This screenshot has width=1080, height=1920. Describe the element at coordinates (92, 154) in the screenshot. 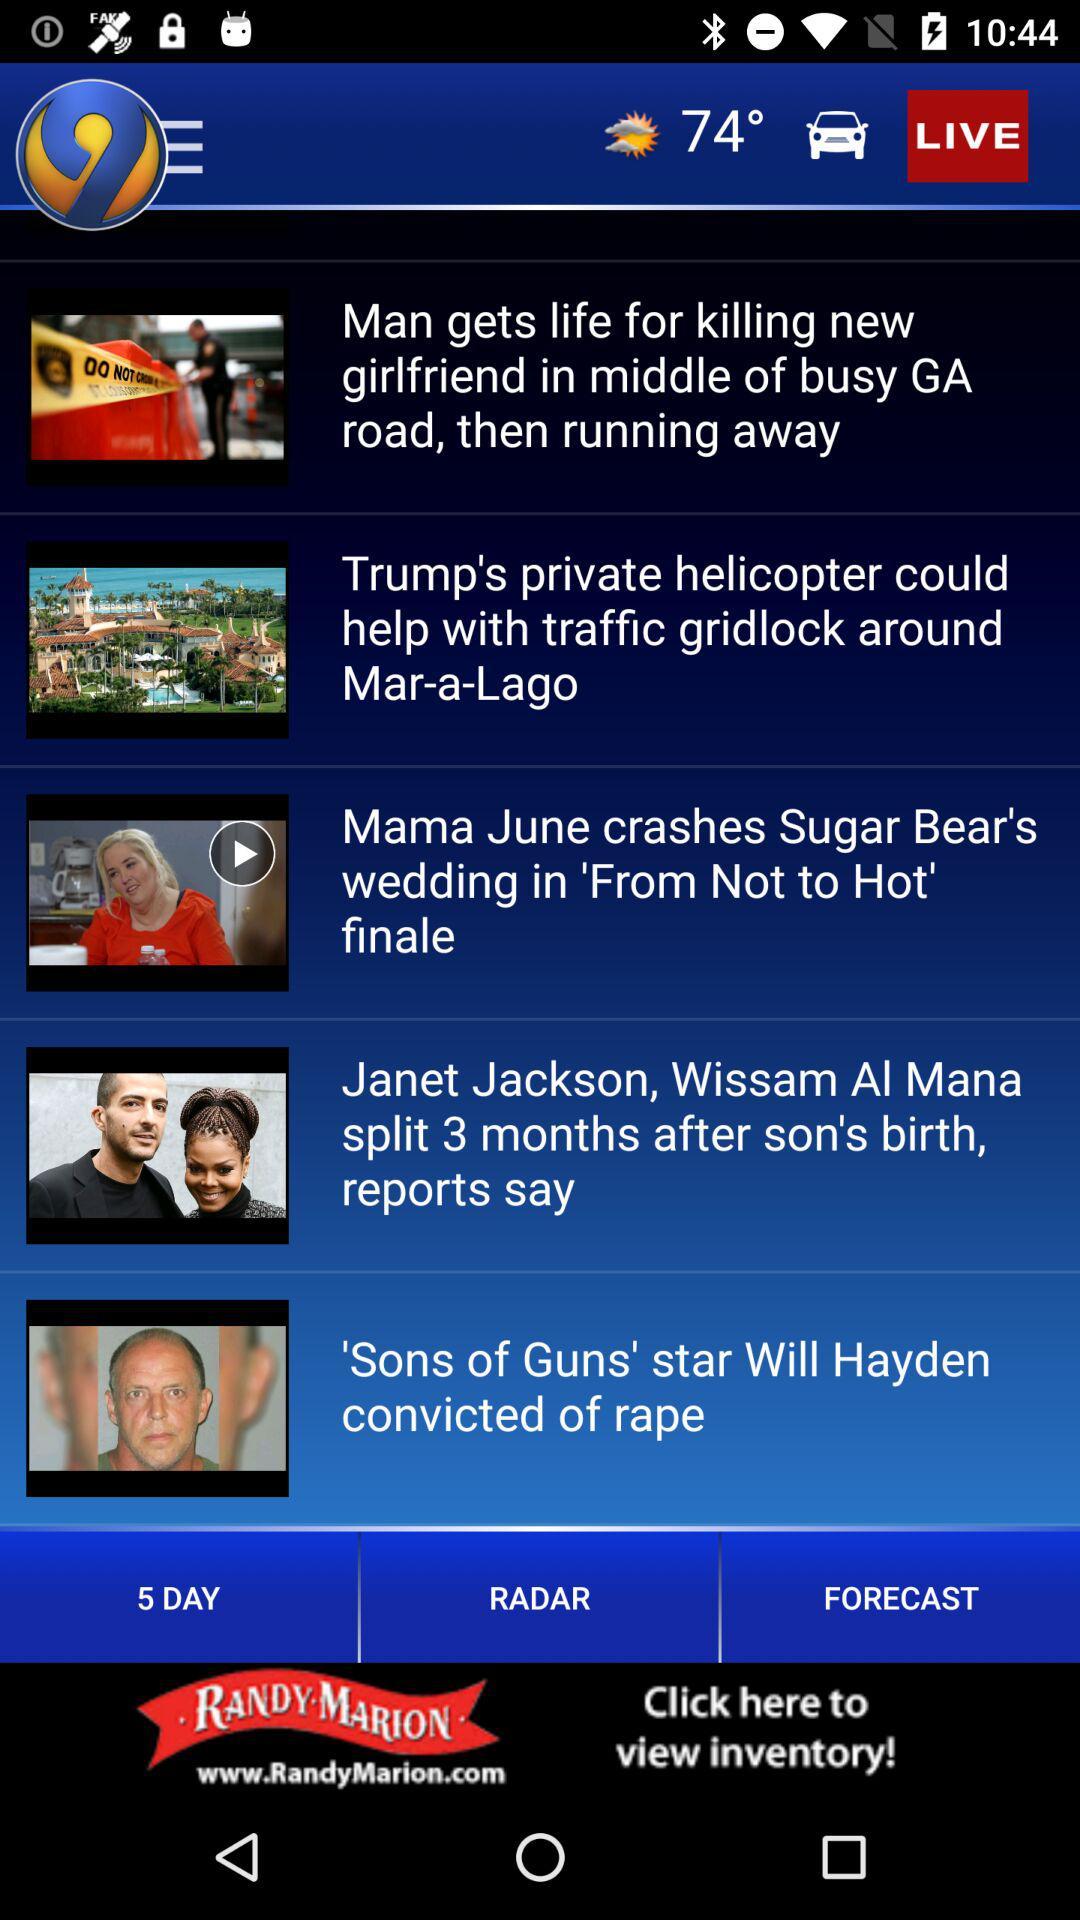

I see `the location icon` at that location.